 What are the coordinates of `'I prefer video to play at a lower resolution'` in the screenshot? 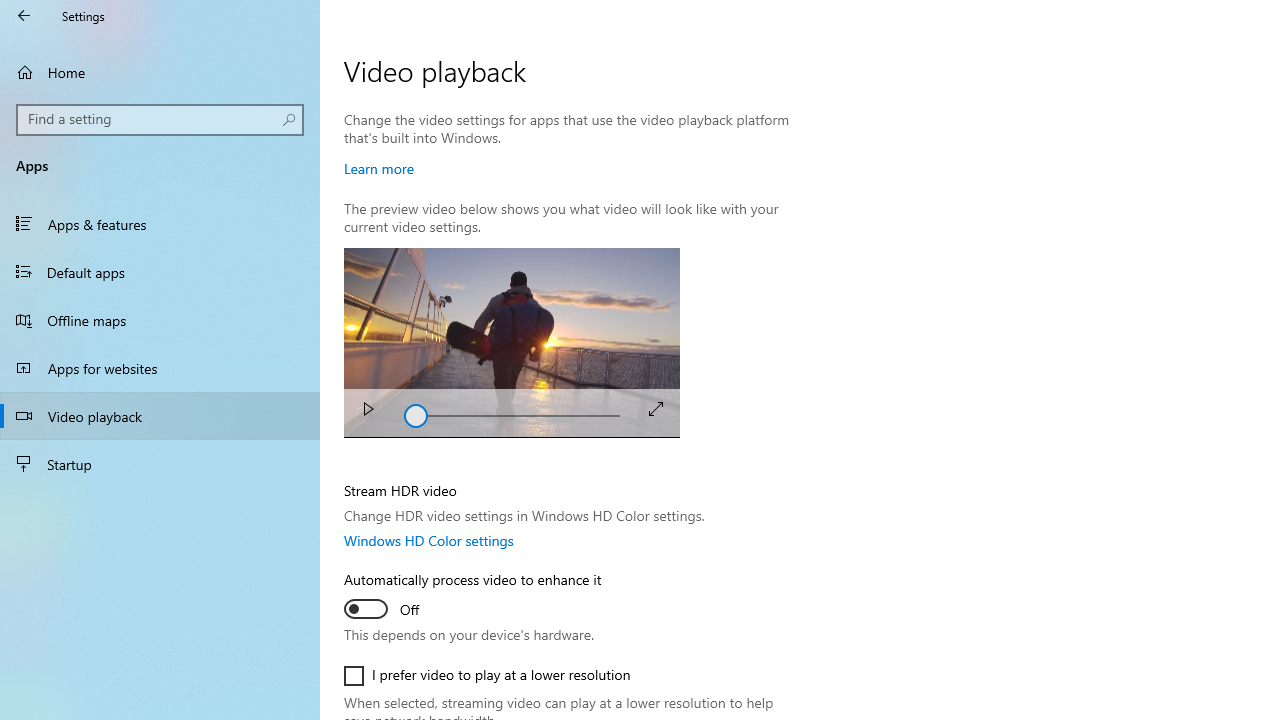 It's located at (487, 675).